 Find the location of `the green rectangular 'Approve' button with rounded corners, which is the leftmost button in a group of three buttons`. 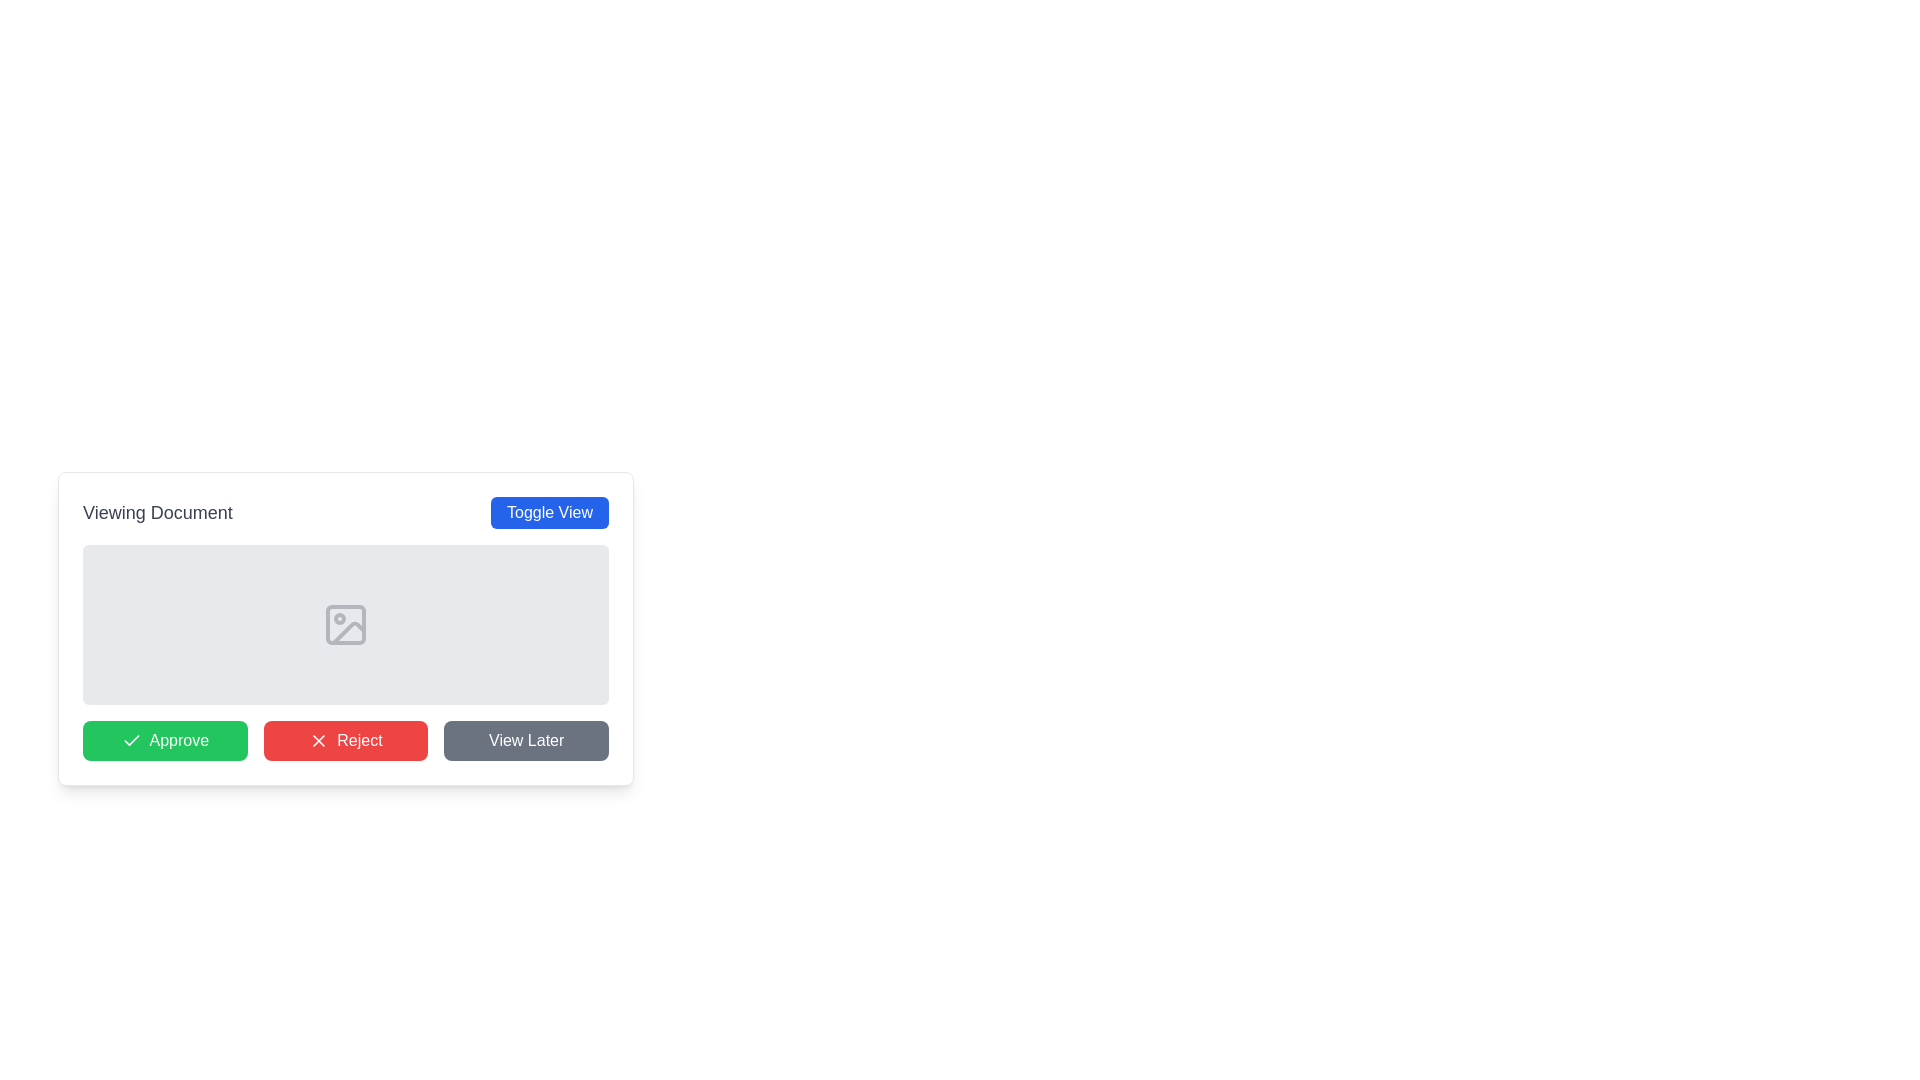

the green rectangular 'Approve' button with rounded corners, which is the leftmost button in a group of three buttons is located at coordinates (165, 740).